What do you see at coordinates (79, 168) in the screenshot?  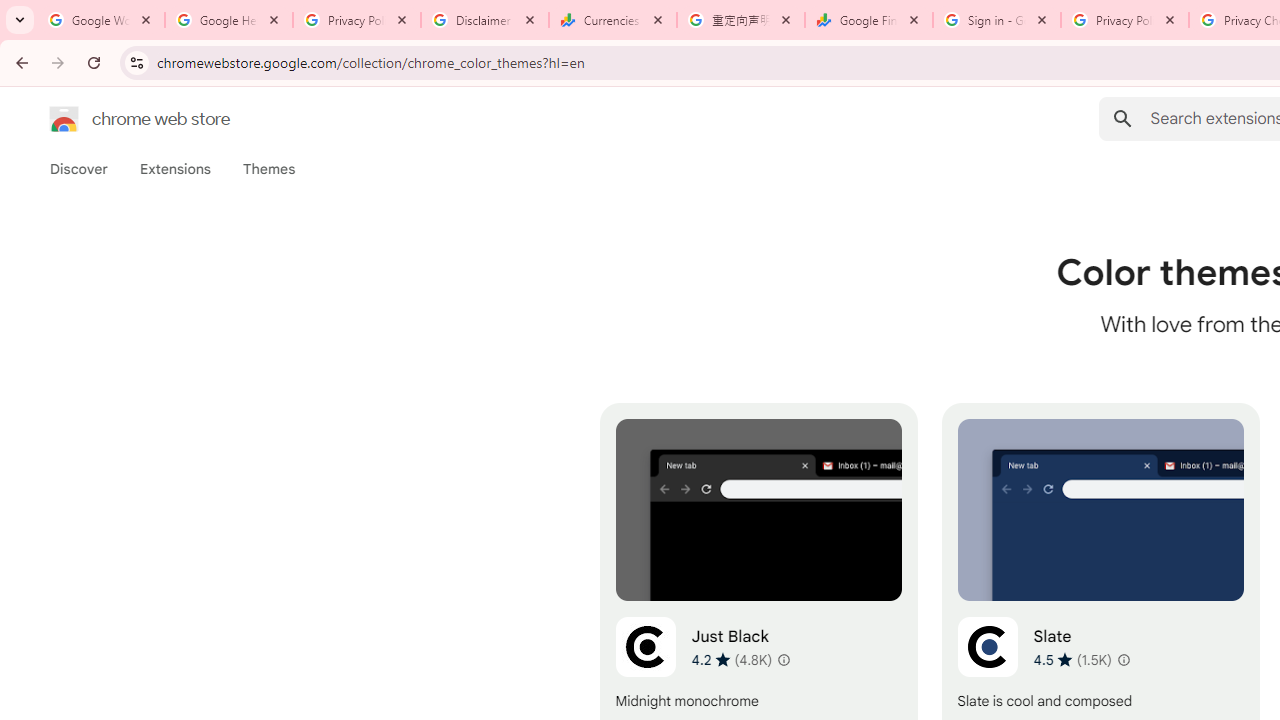 I see `'Discover'` at bounding box center [79, 168].